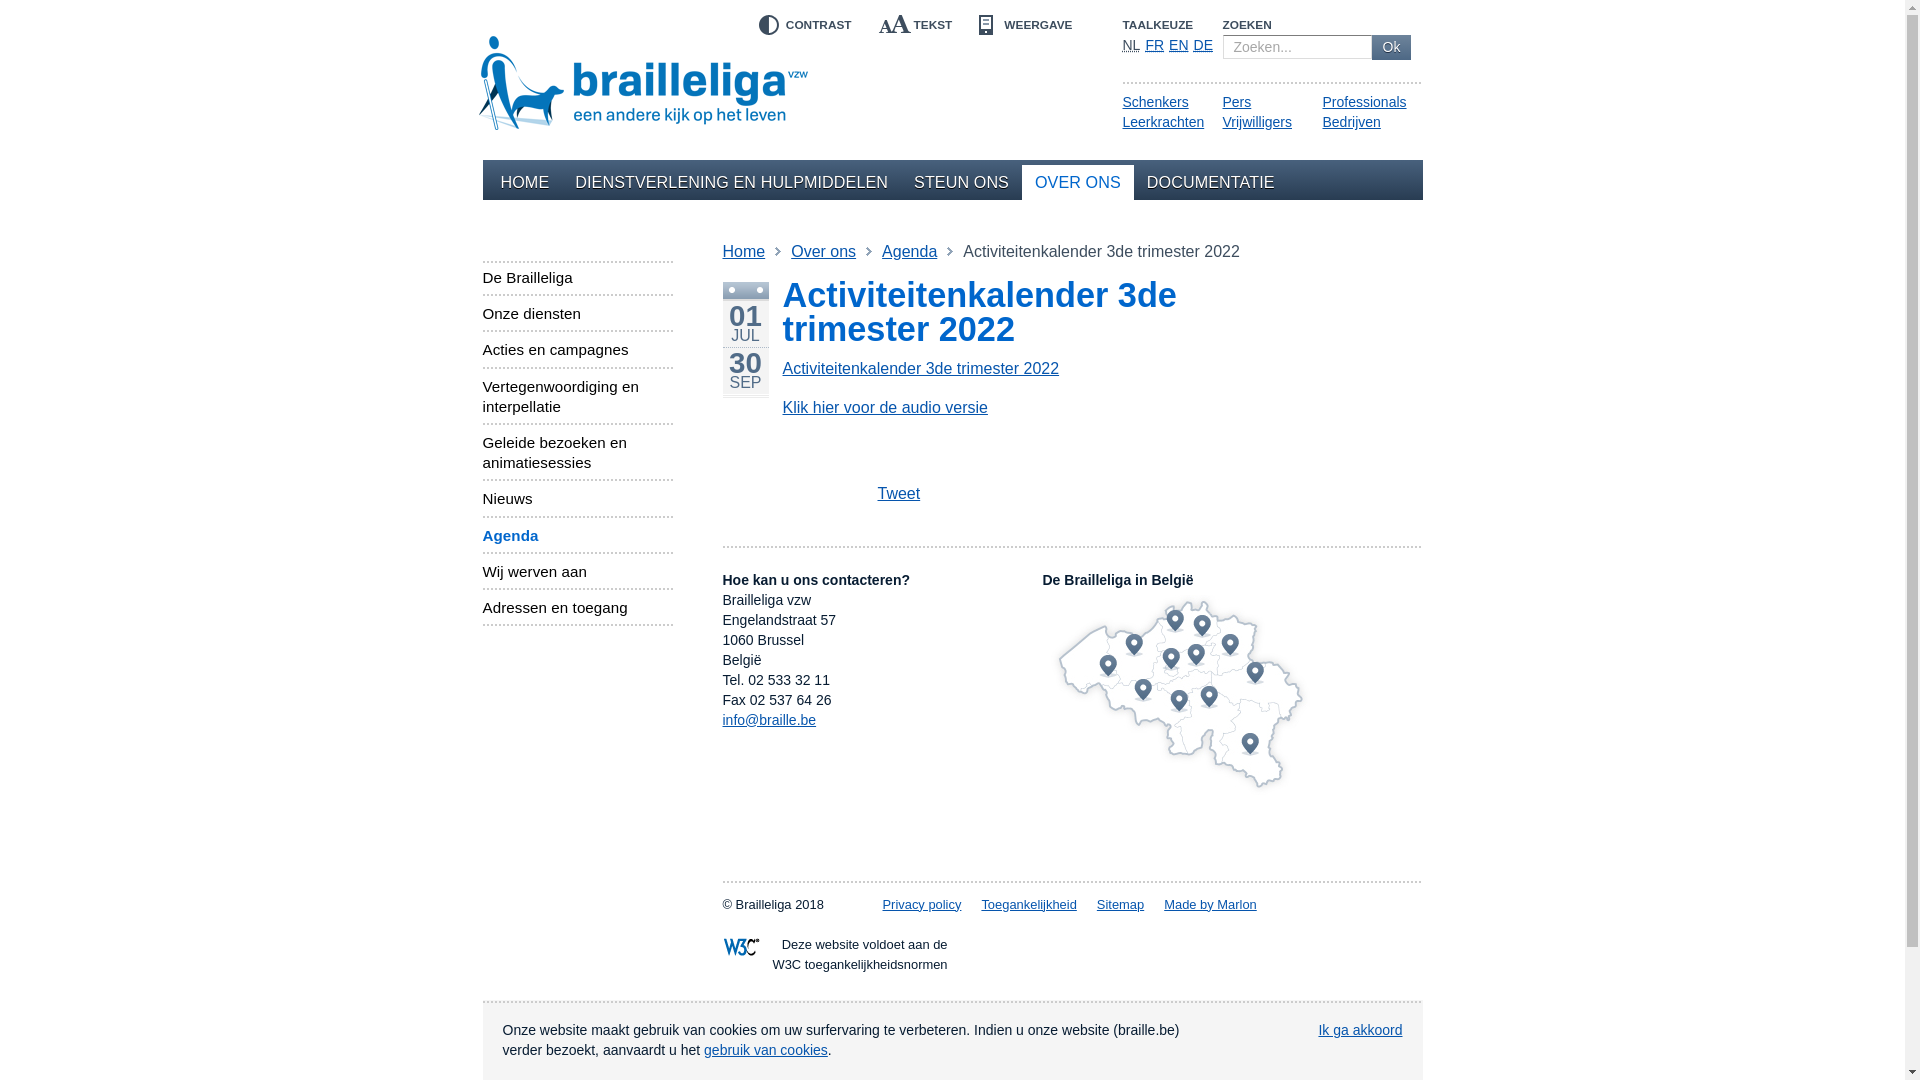  What do you see at coordinates (875, 494) in the screenshot?
I see `'Tweet'` at bounding box center [875, 494].